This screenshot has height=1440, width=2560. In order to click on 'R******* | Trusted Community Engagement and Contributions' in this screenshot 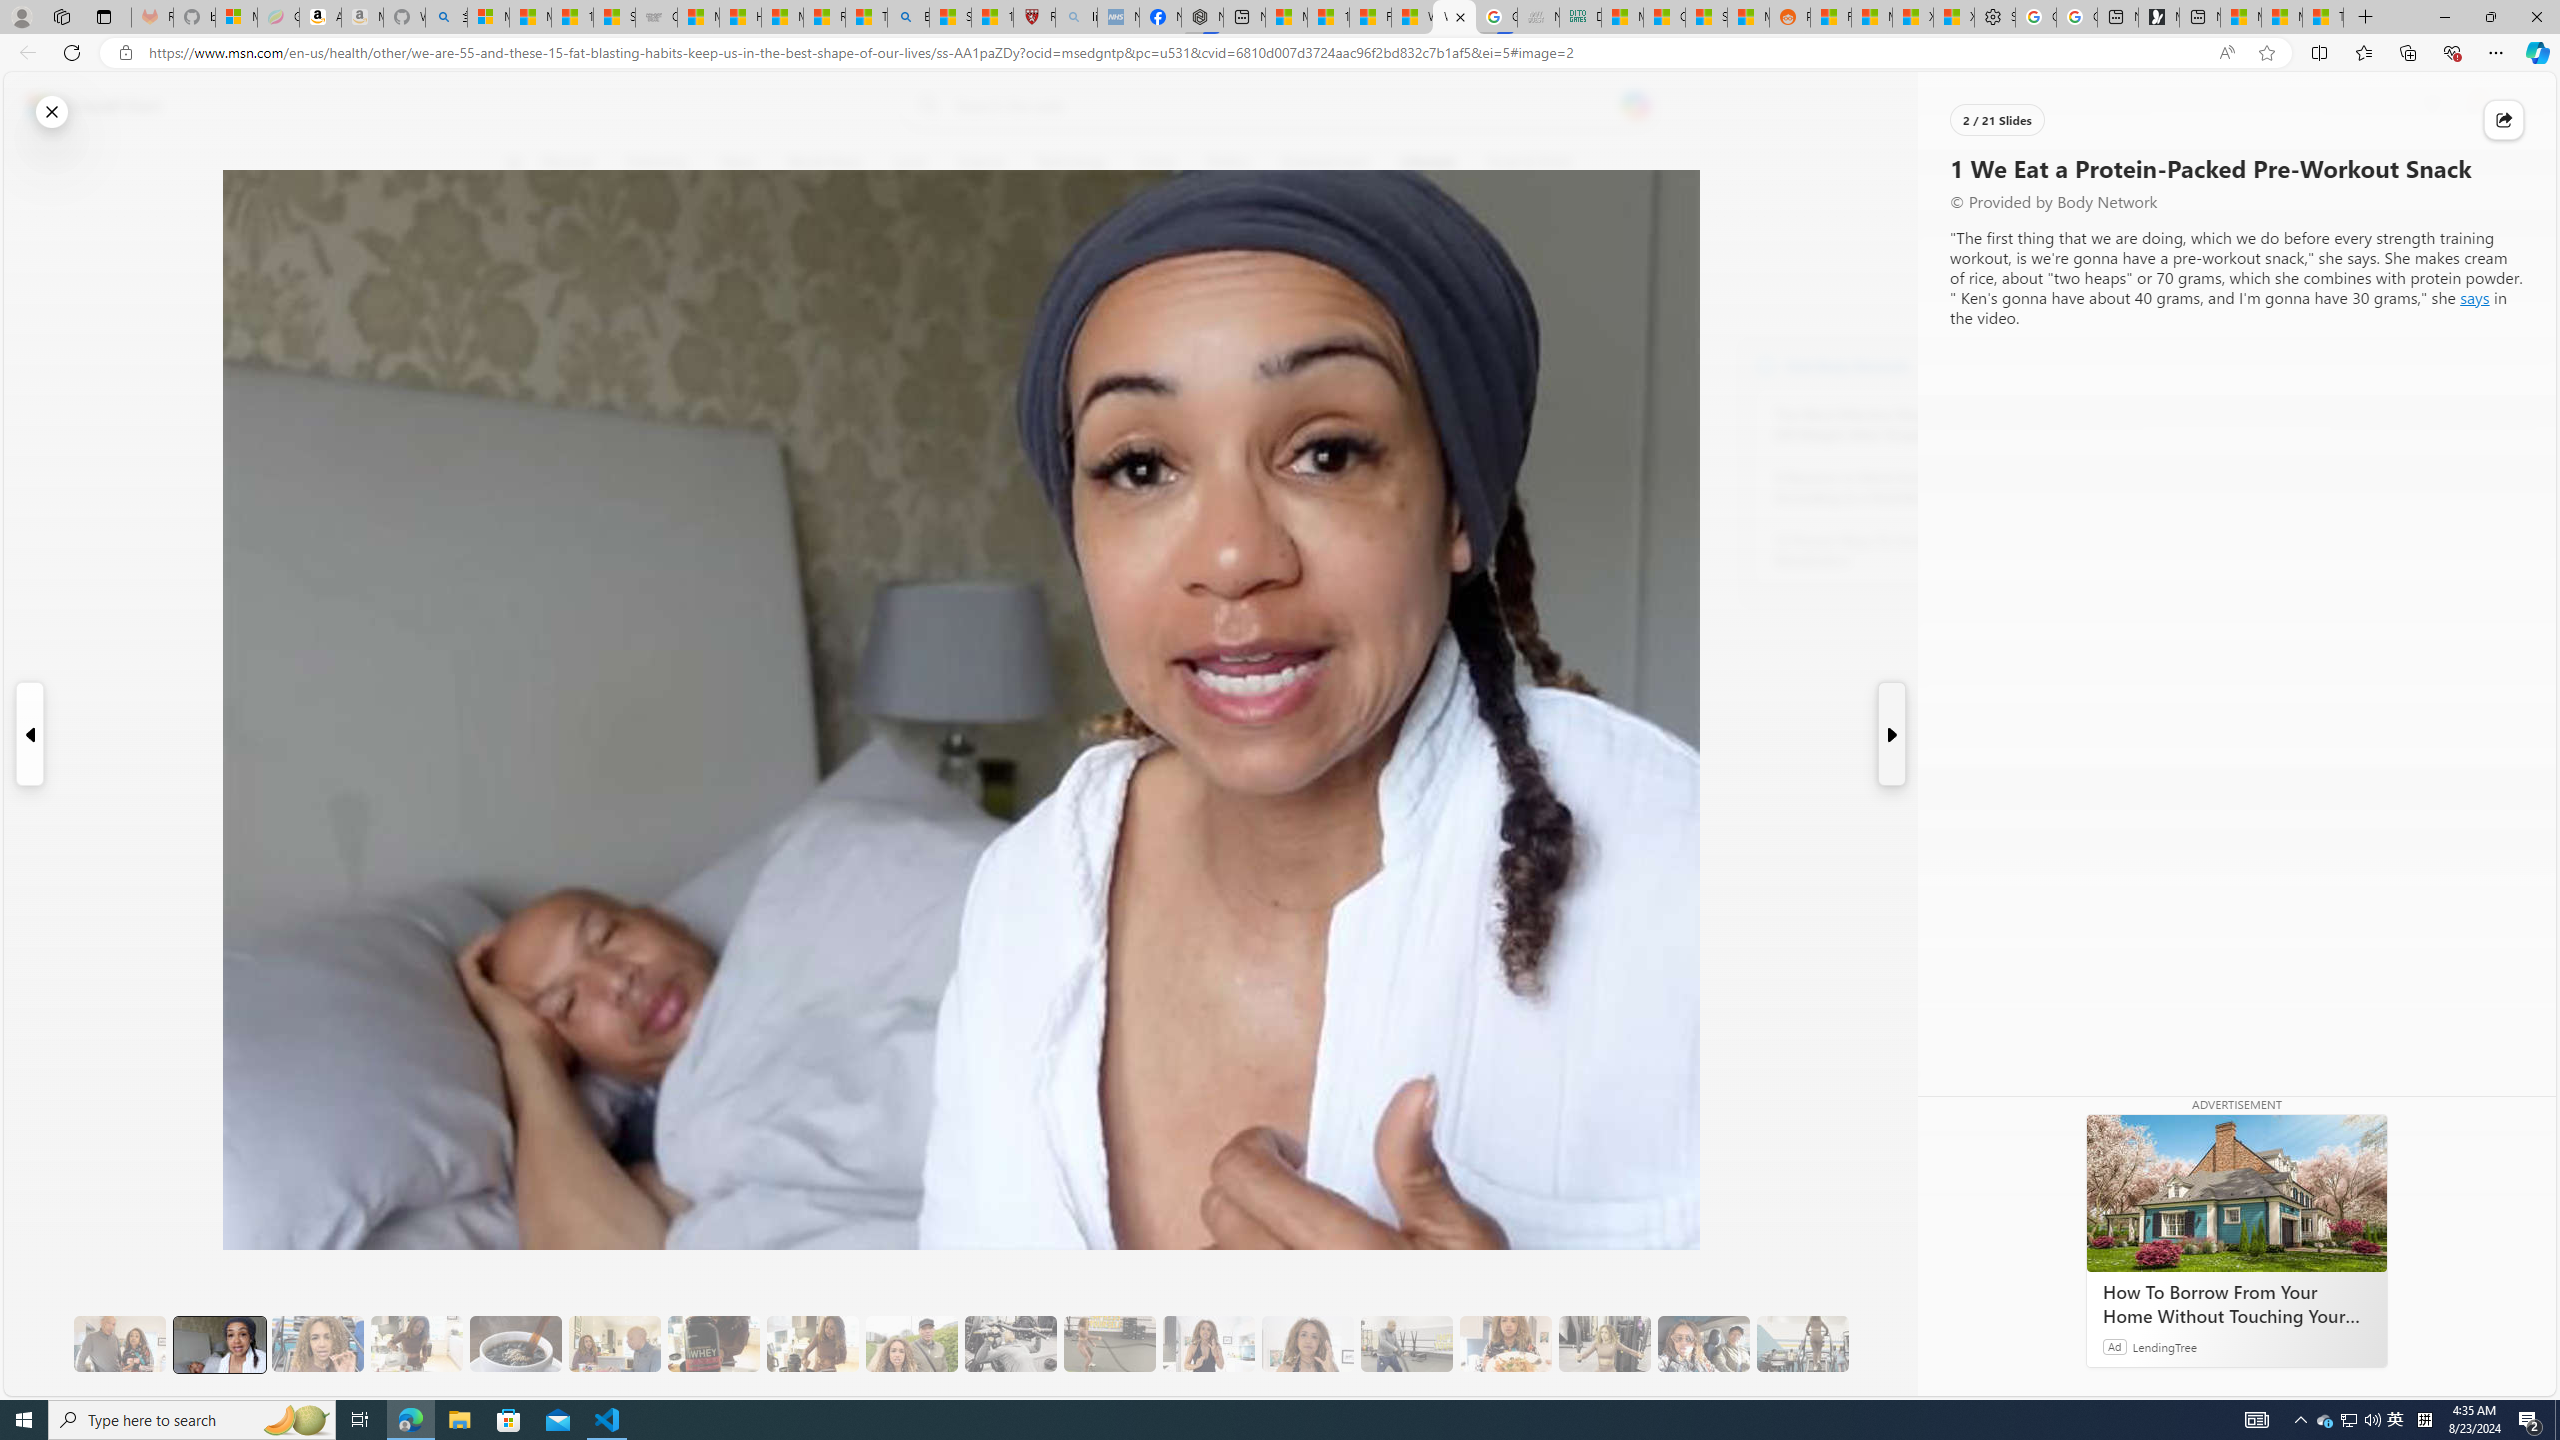, I will do `click(1830, 16)`.